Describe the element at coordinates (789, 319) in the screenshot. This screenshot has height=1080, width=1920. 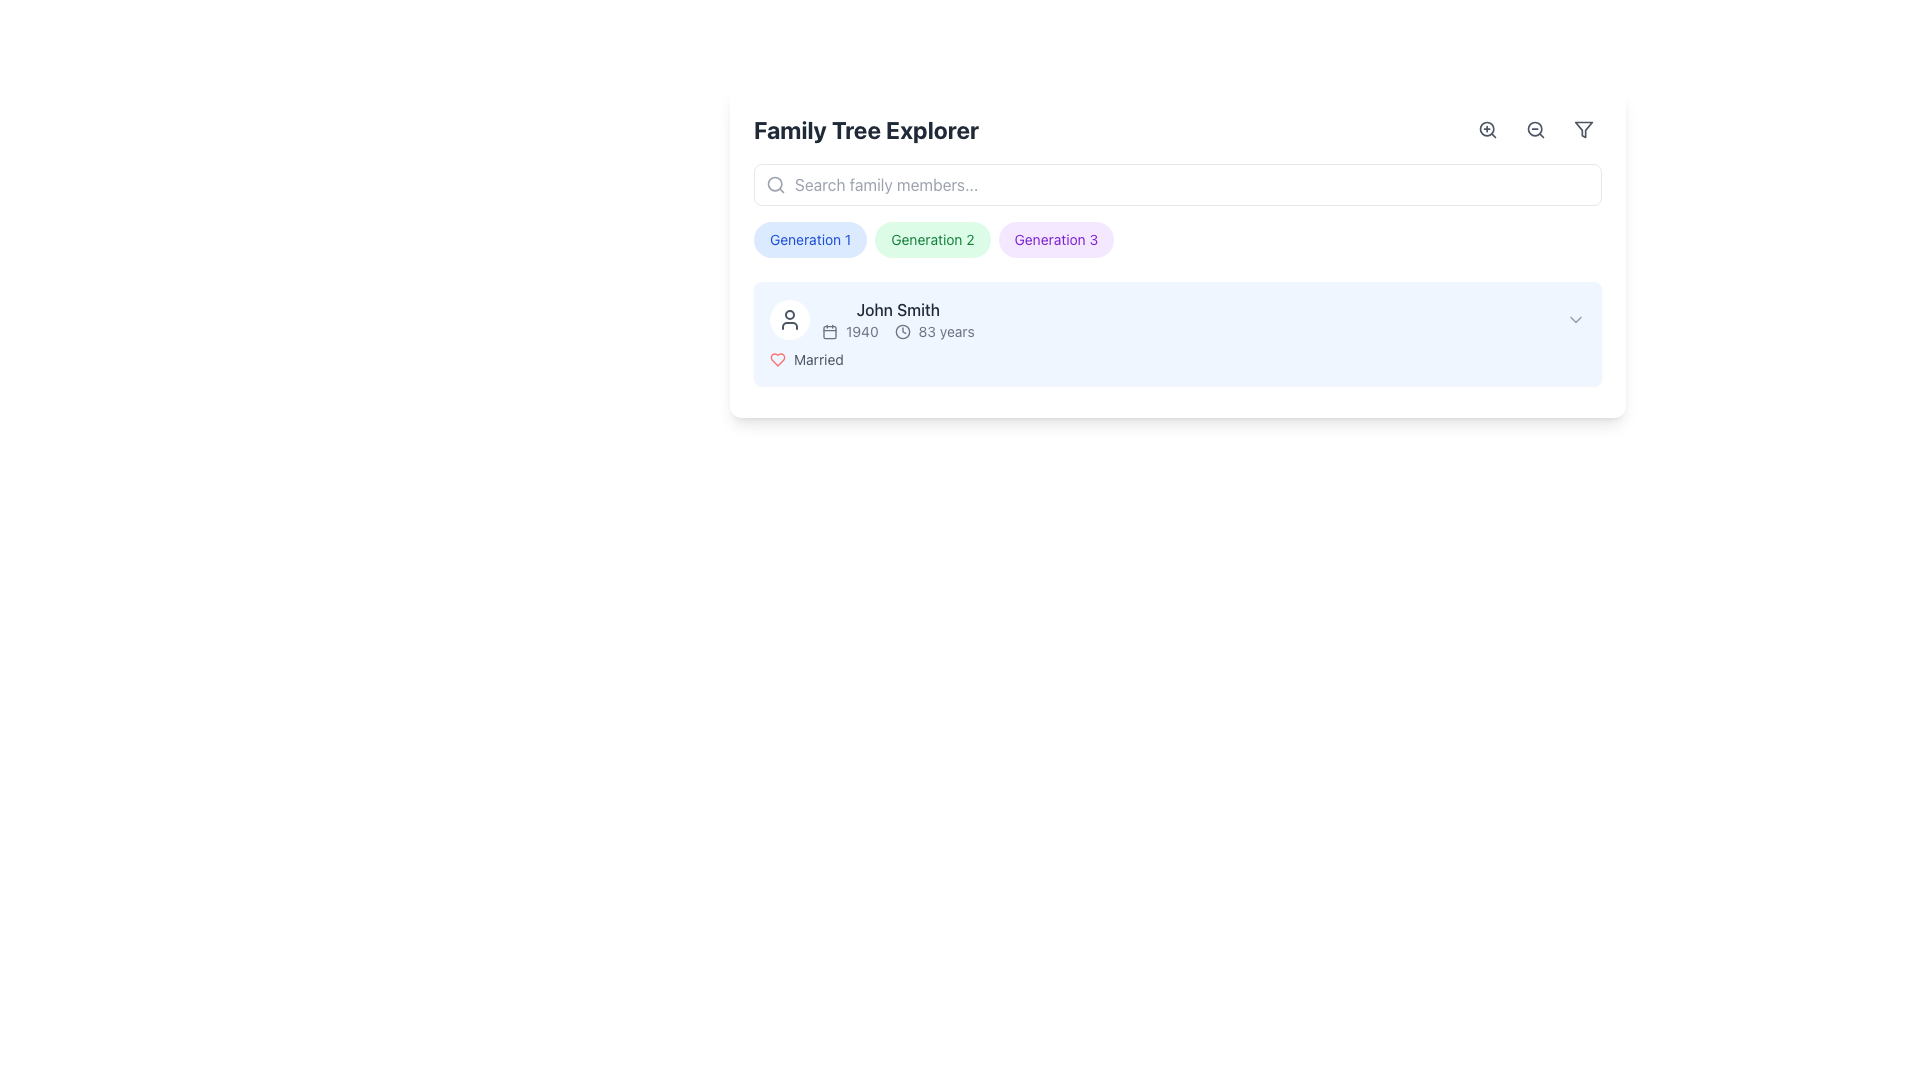
I see `the user silhouette icon located at the top-left part of the 'John Smith' profile card, which features a rounded head and a rectangular body shape` at that location.